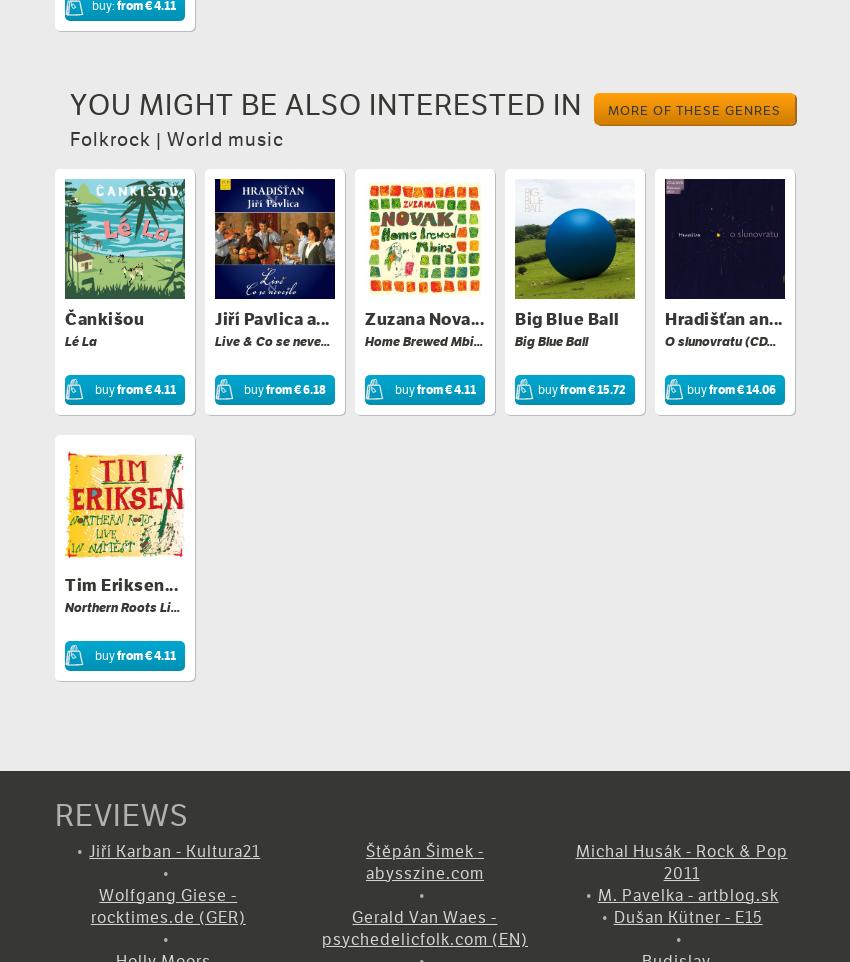  What do you see at coordinates (680, 861) in the screenshot?
I see `'Michal Husák  - Rock & Pop 2011'` at bounding box center [680, 861].